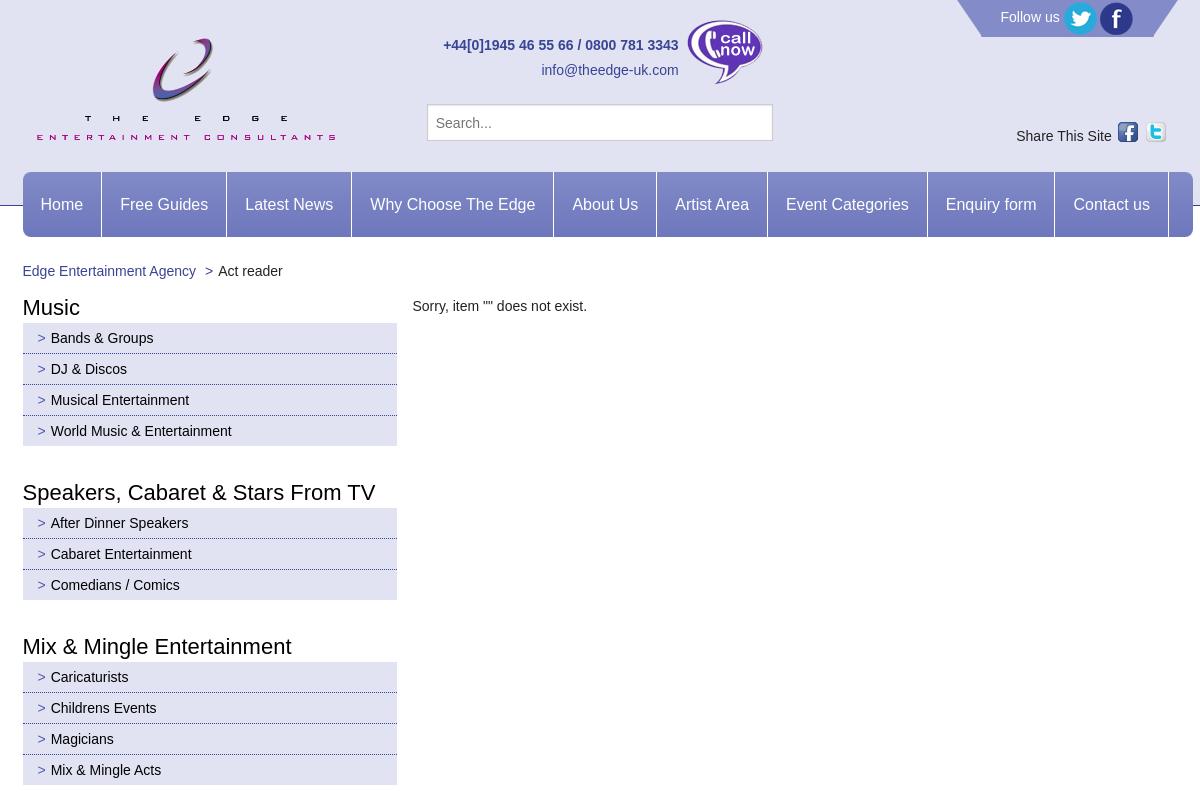 This screenshot has height=793, width=1200. Describe the element at coordinates (101, 337) in the screenshot. I see `'Bands & Groups'` at that location.